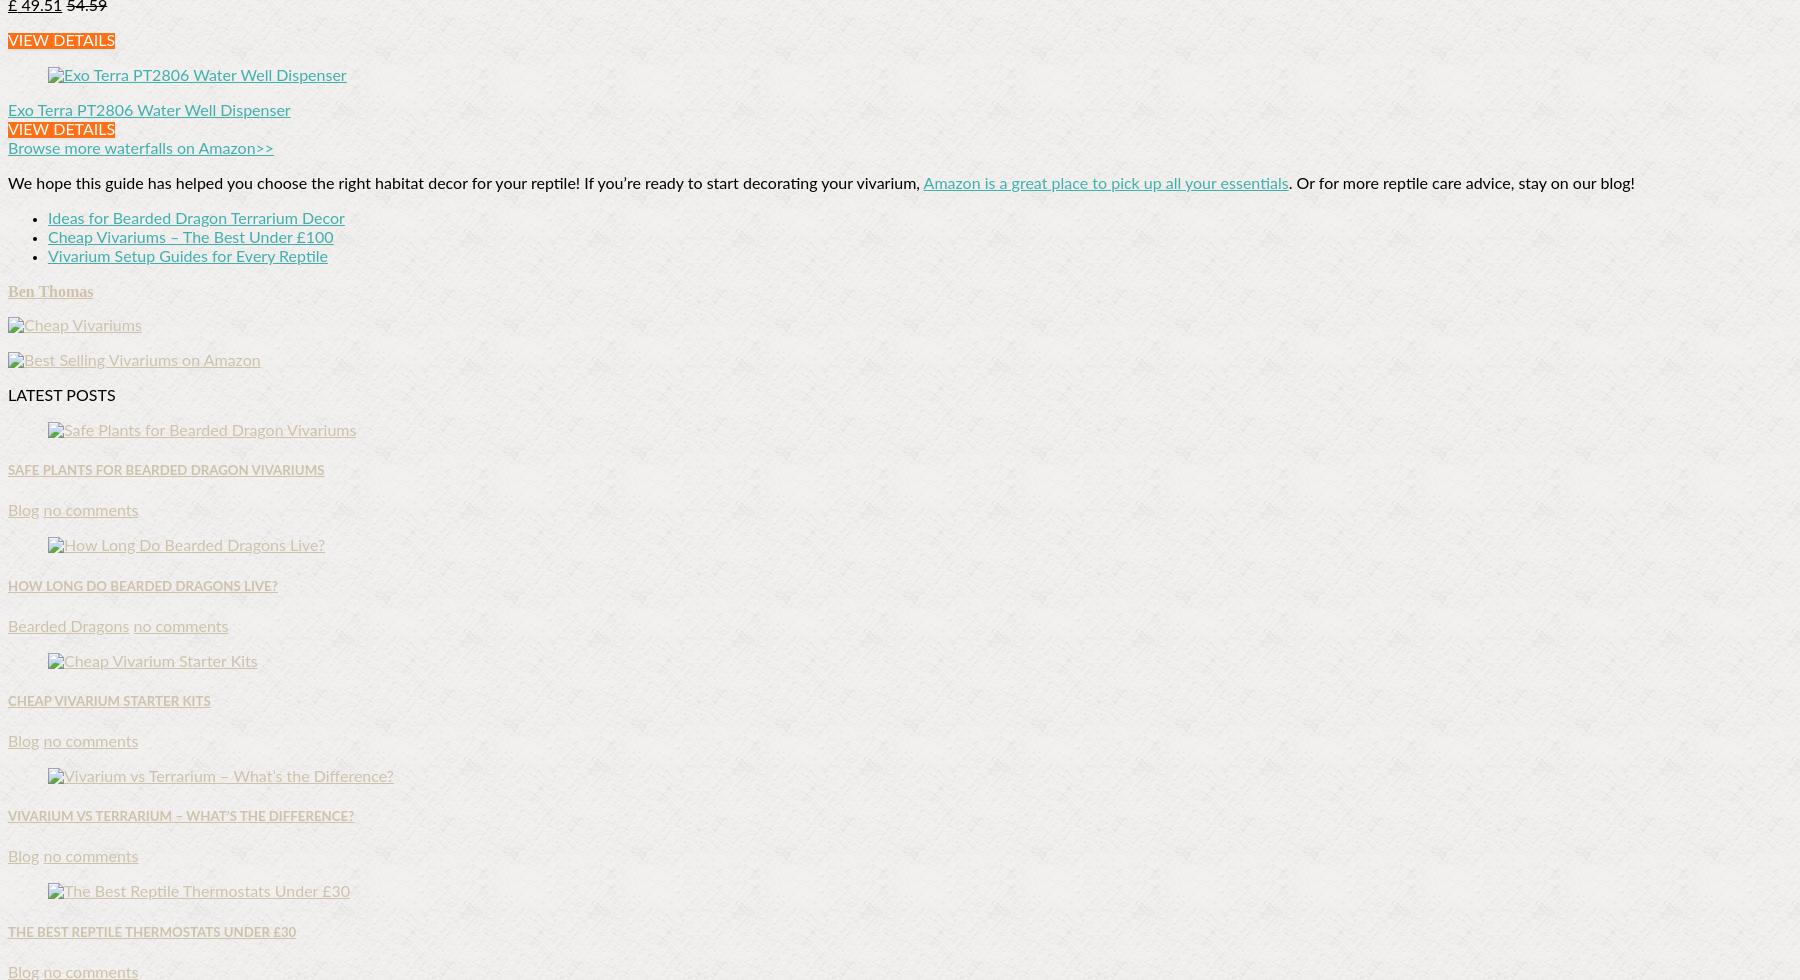 Image resolution: width=1800 pixels, height=980 pixels. I want to click on 'Browse more waterfalls on Amazon>>', so click(140, 148).